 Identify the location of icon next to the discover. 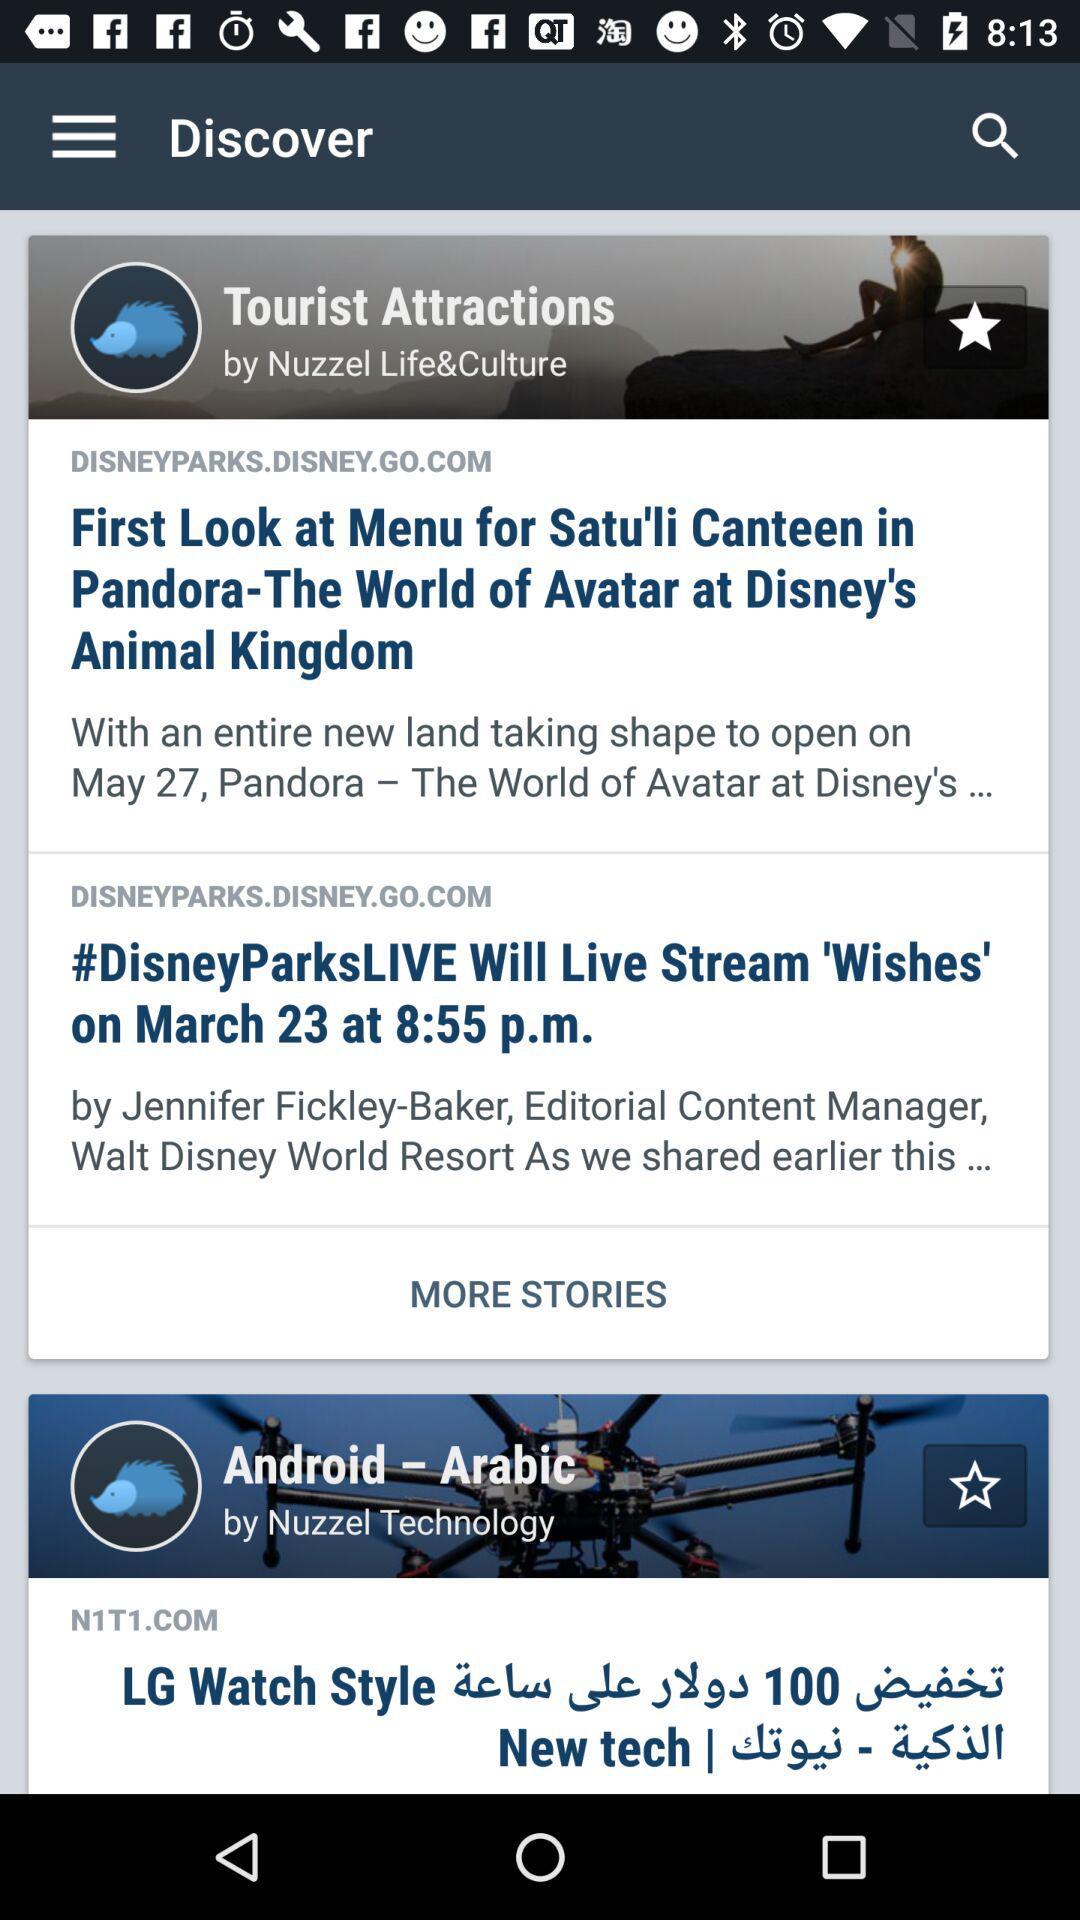
(104, 135).